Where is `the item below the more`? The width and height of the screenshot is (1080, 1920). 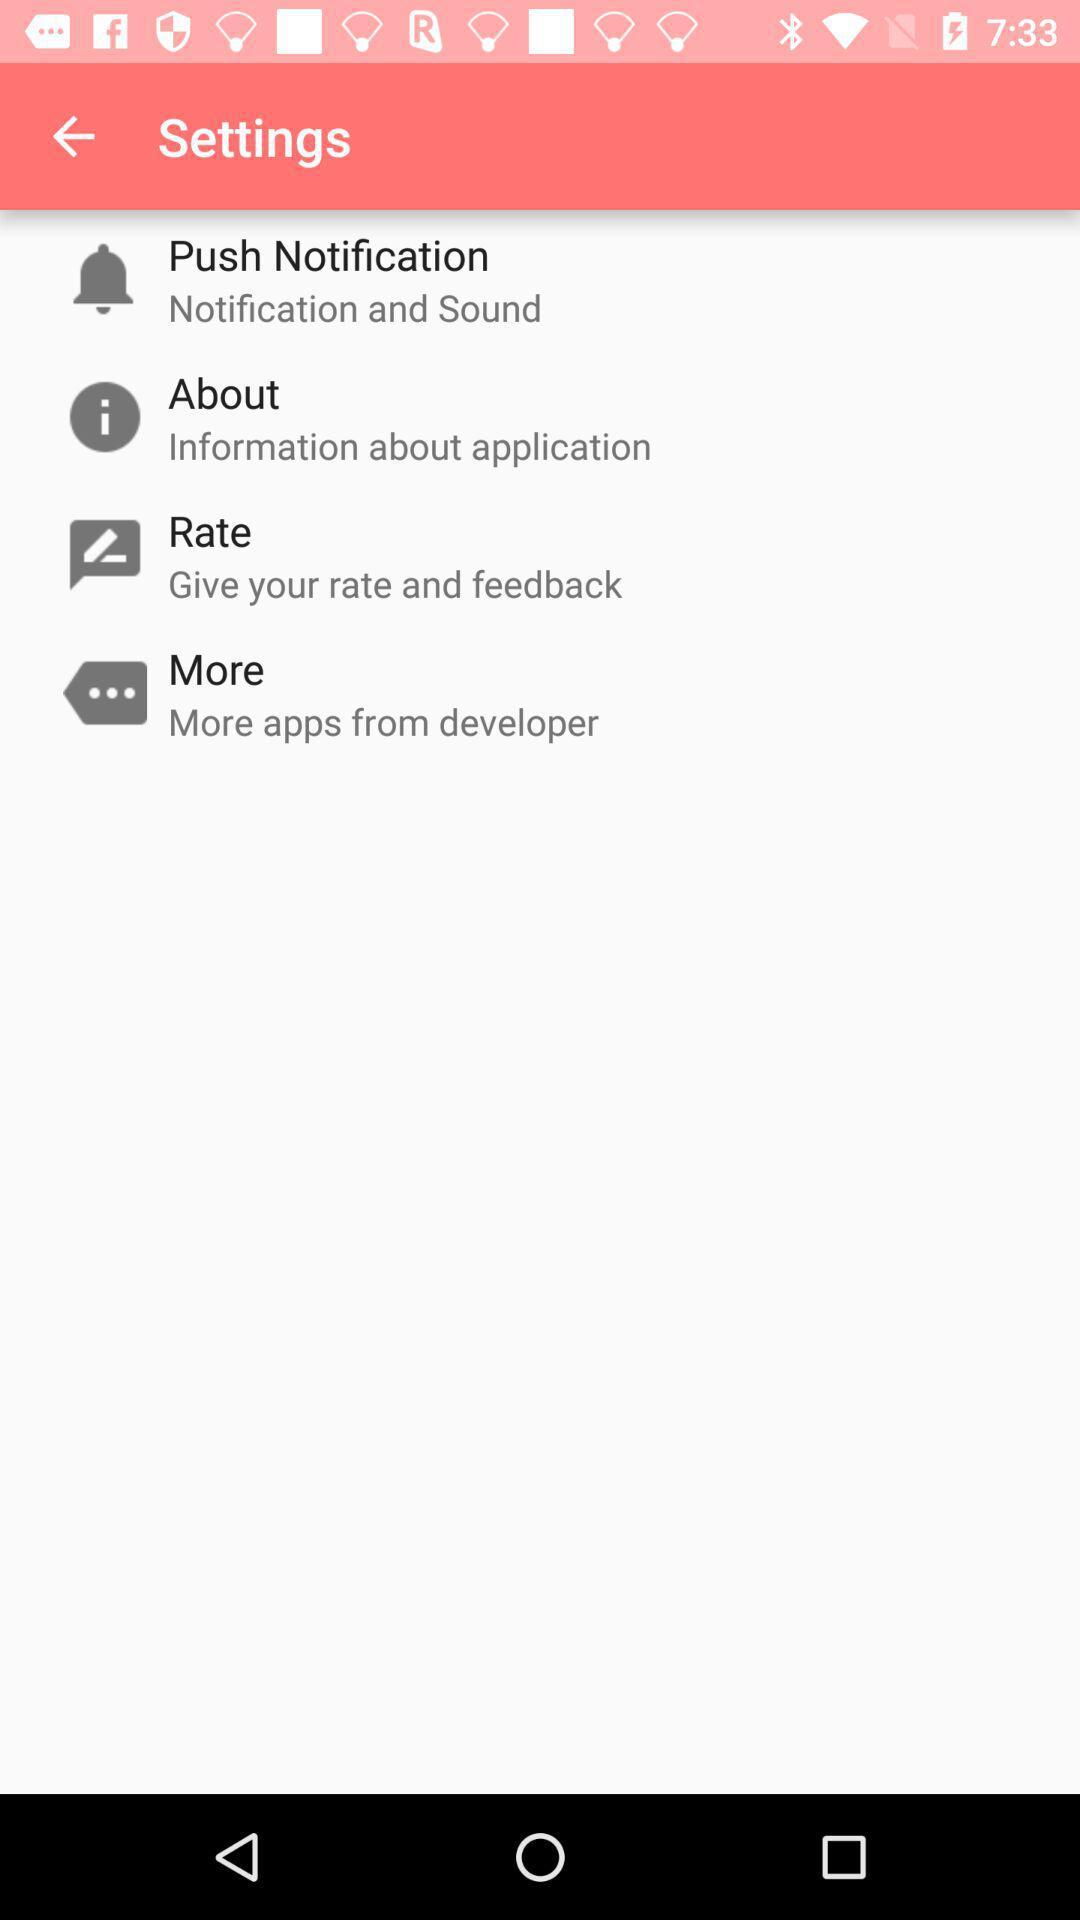
the item below the more is located at coordinates (383, 720).